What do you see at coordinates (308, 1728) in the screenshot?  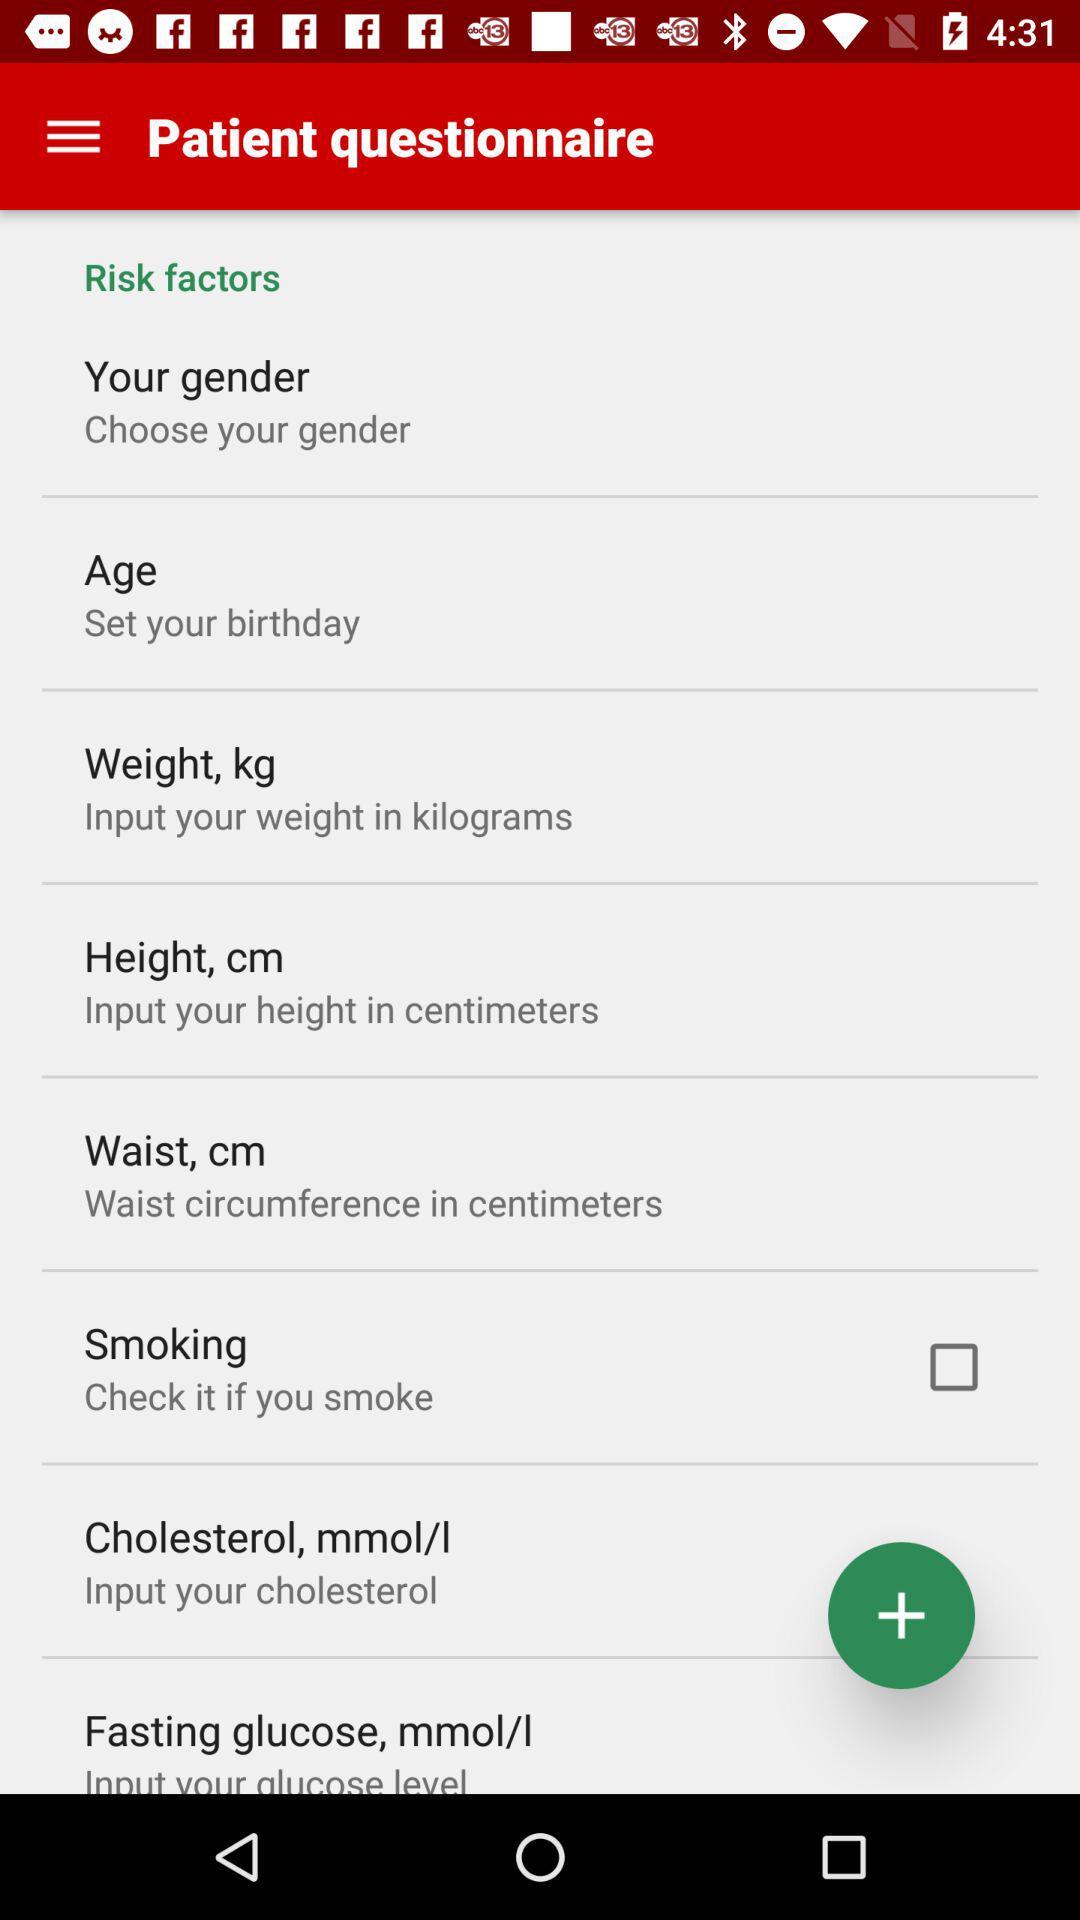 I see `fasting glucose mmol` at bounding box center [308, 1728].